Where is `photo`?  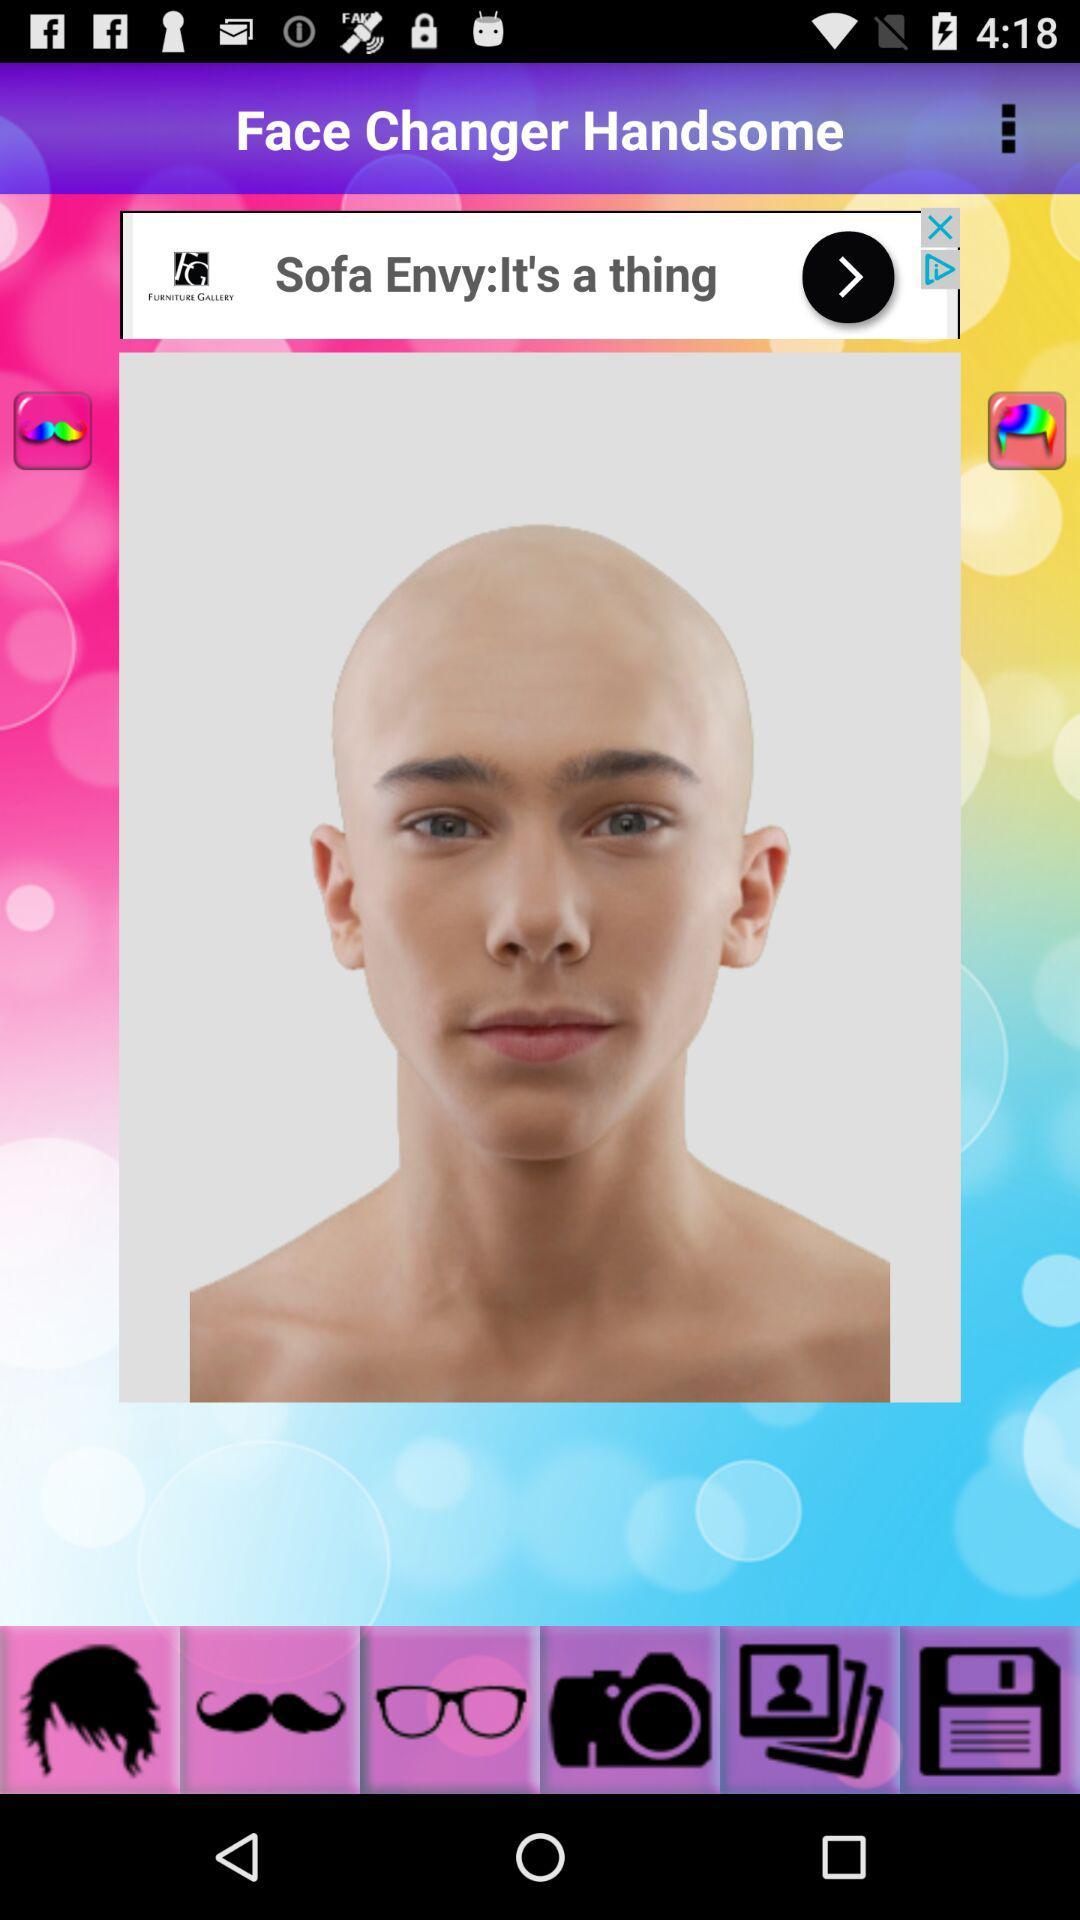 photo is located at coordinates (990, 1708).